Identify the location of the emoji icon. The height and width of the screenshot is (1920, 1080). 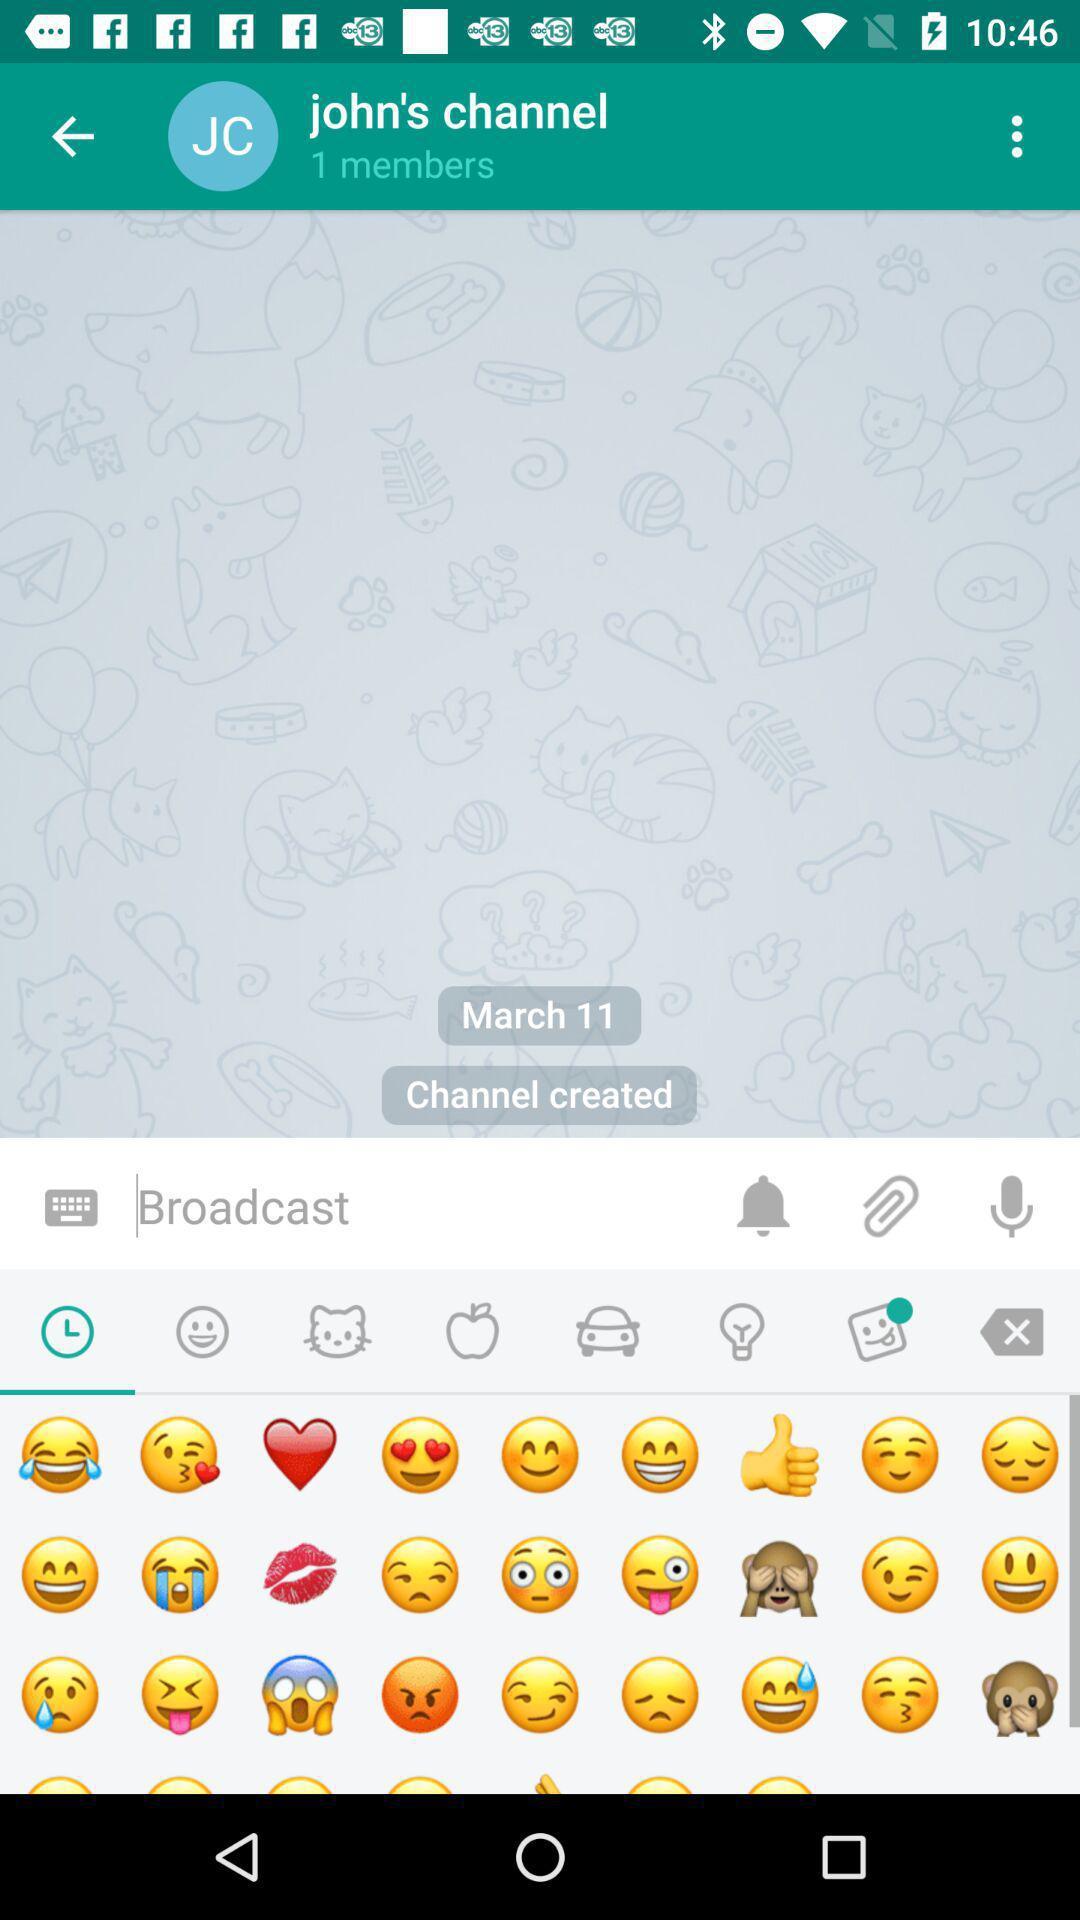
(898, 1573).